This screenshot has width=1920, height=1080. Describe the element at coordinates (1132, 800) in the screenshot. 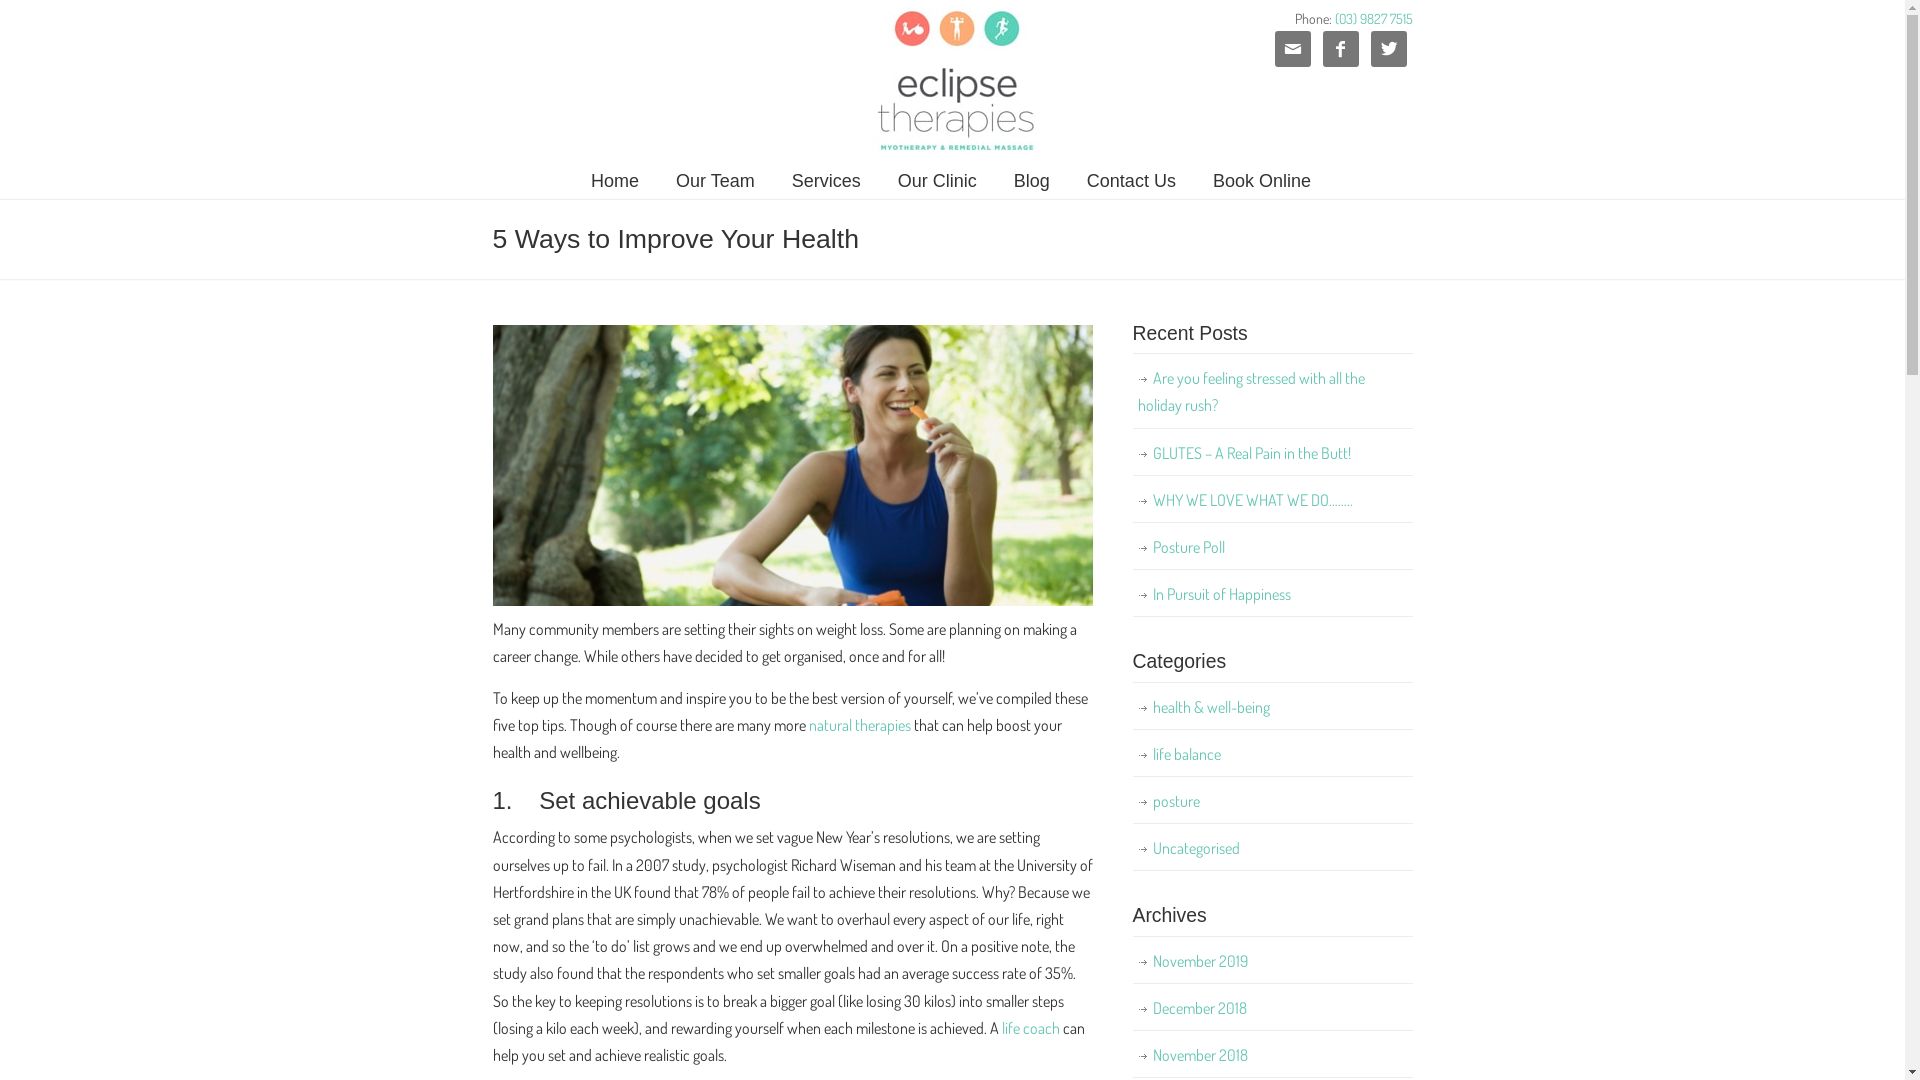

I see `'posture'` at that location.